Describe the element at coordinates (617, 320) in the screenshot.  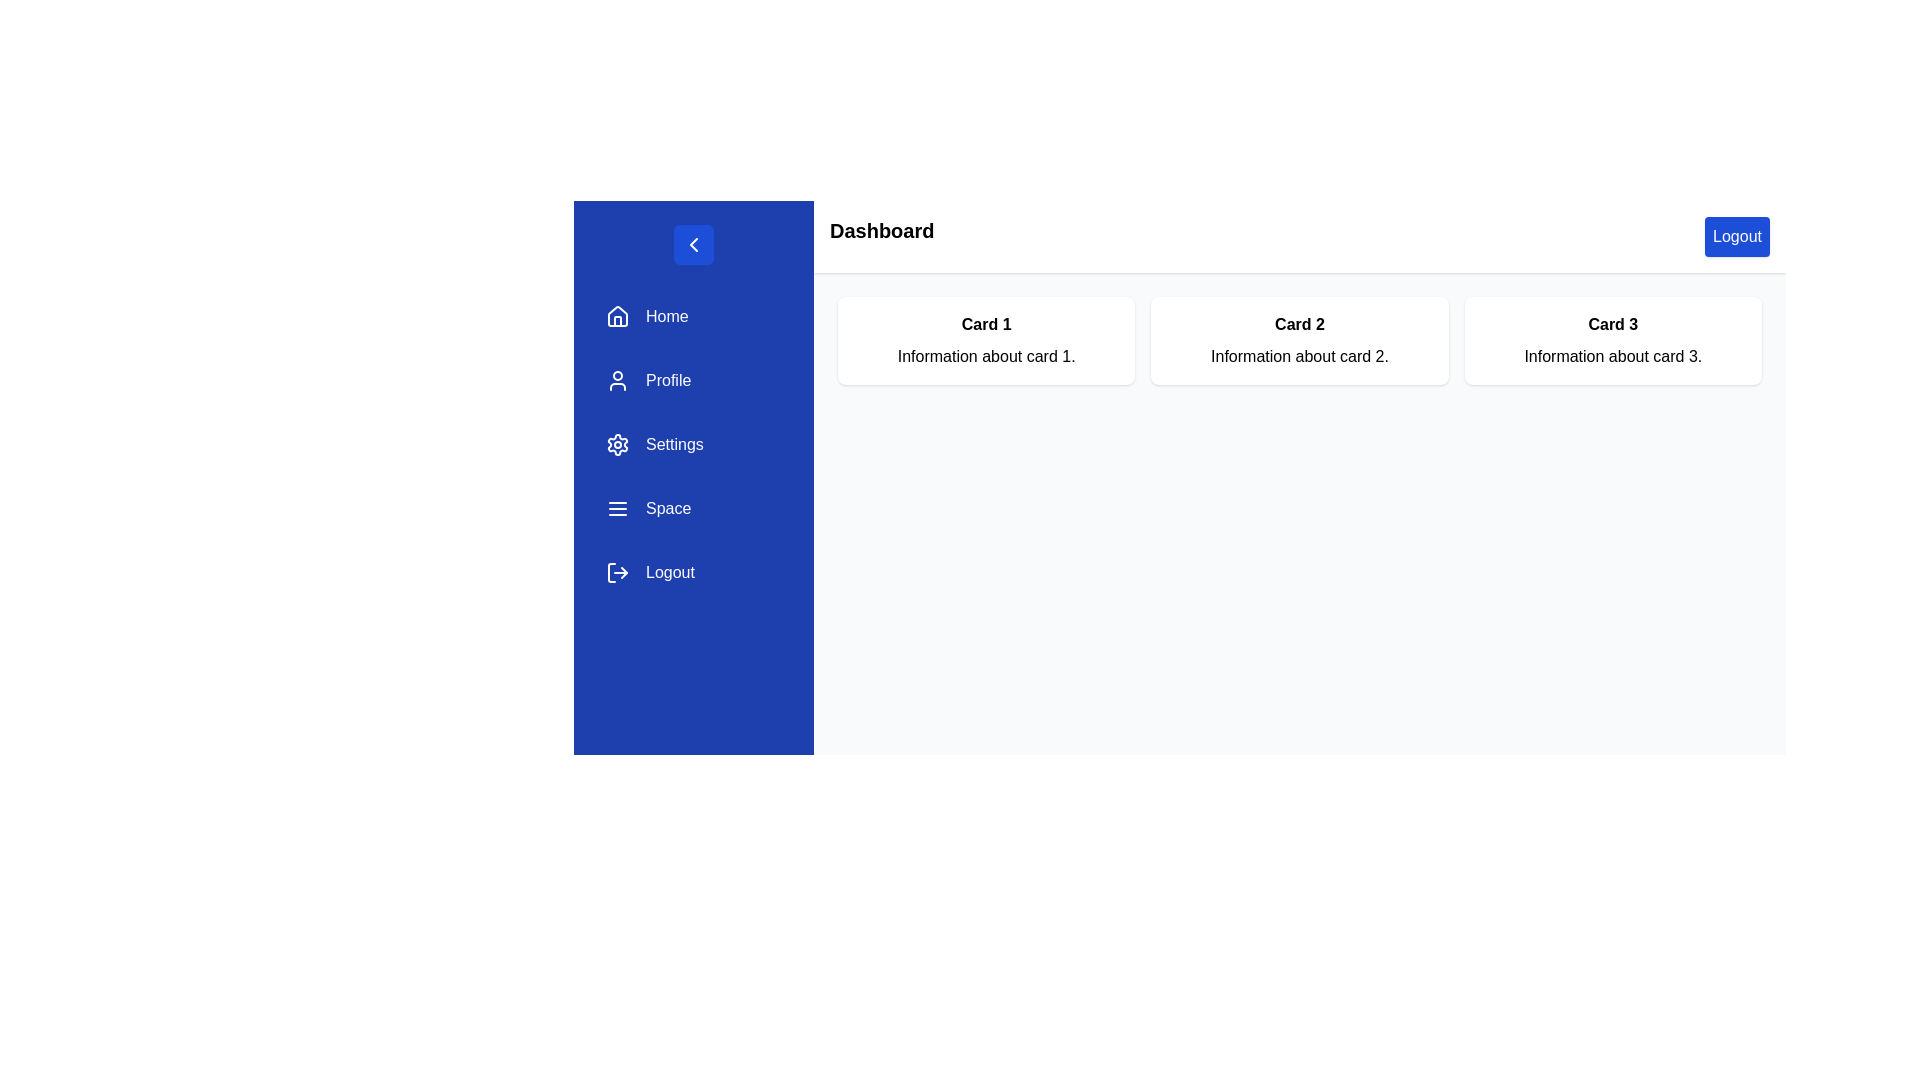
I see `the left vertical line of the door shape within the house icon in the leftmost navigation panel, which symbolizes navigation to the home or dashboard view` at that location.